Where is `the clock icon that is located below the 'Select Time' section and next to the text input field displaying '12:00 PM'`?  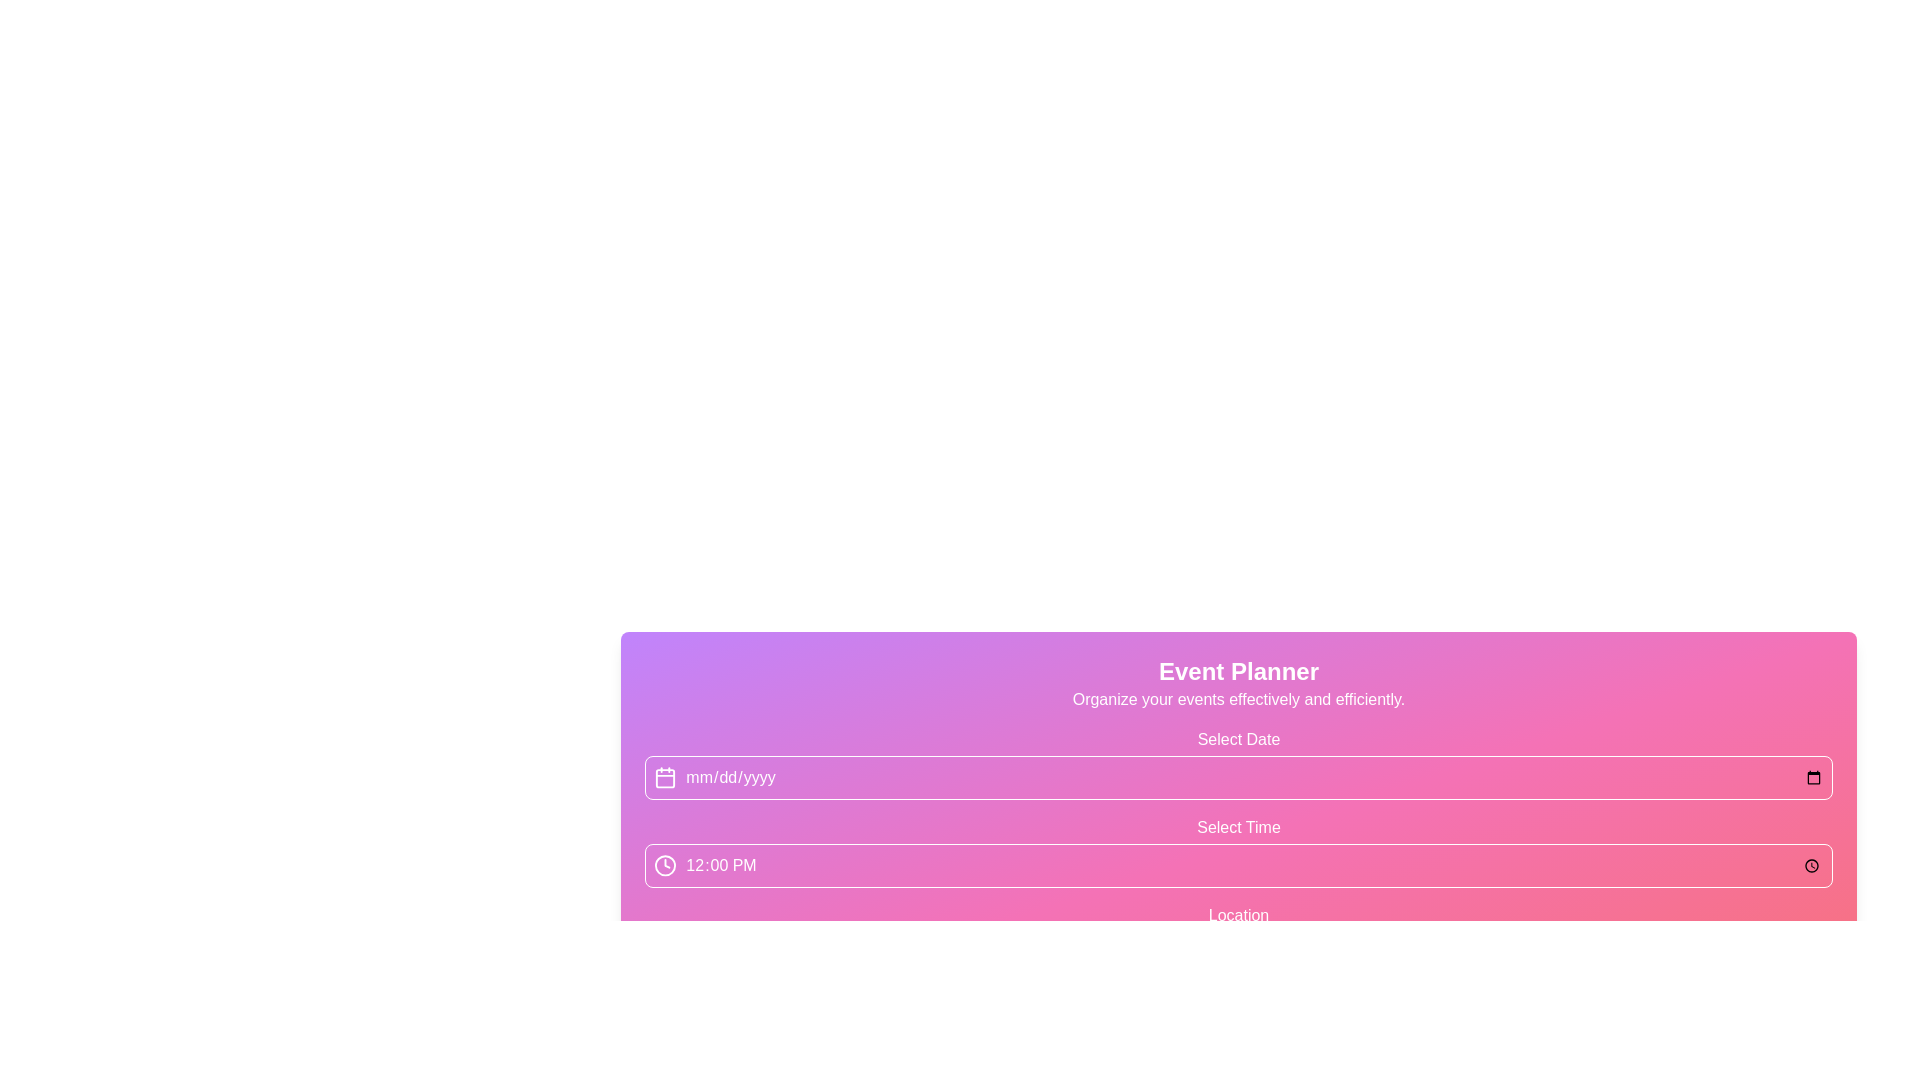
the clock icon that is located below the 'Select Time' section and next to the text input field displaying '12:00 PM' is located at coordinates (665, 865).